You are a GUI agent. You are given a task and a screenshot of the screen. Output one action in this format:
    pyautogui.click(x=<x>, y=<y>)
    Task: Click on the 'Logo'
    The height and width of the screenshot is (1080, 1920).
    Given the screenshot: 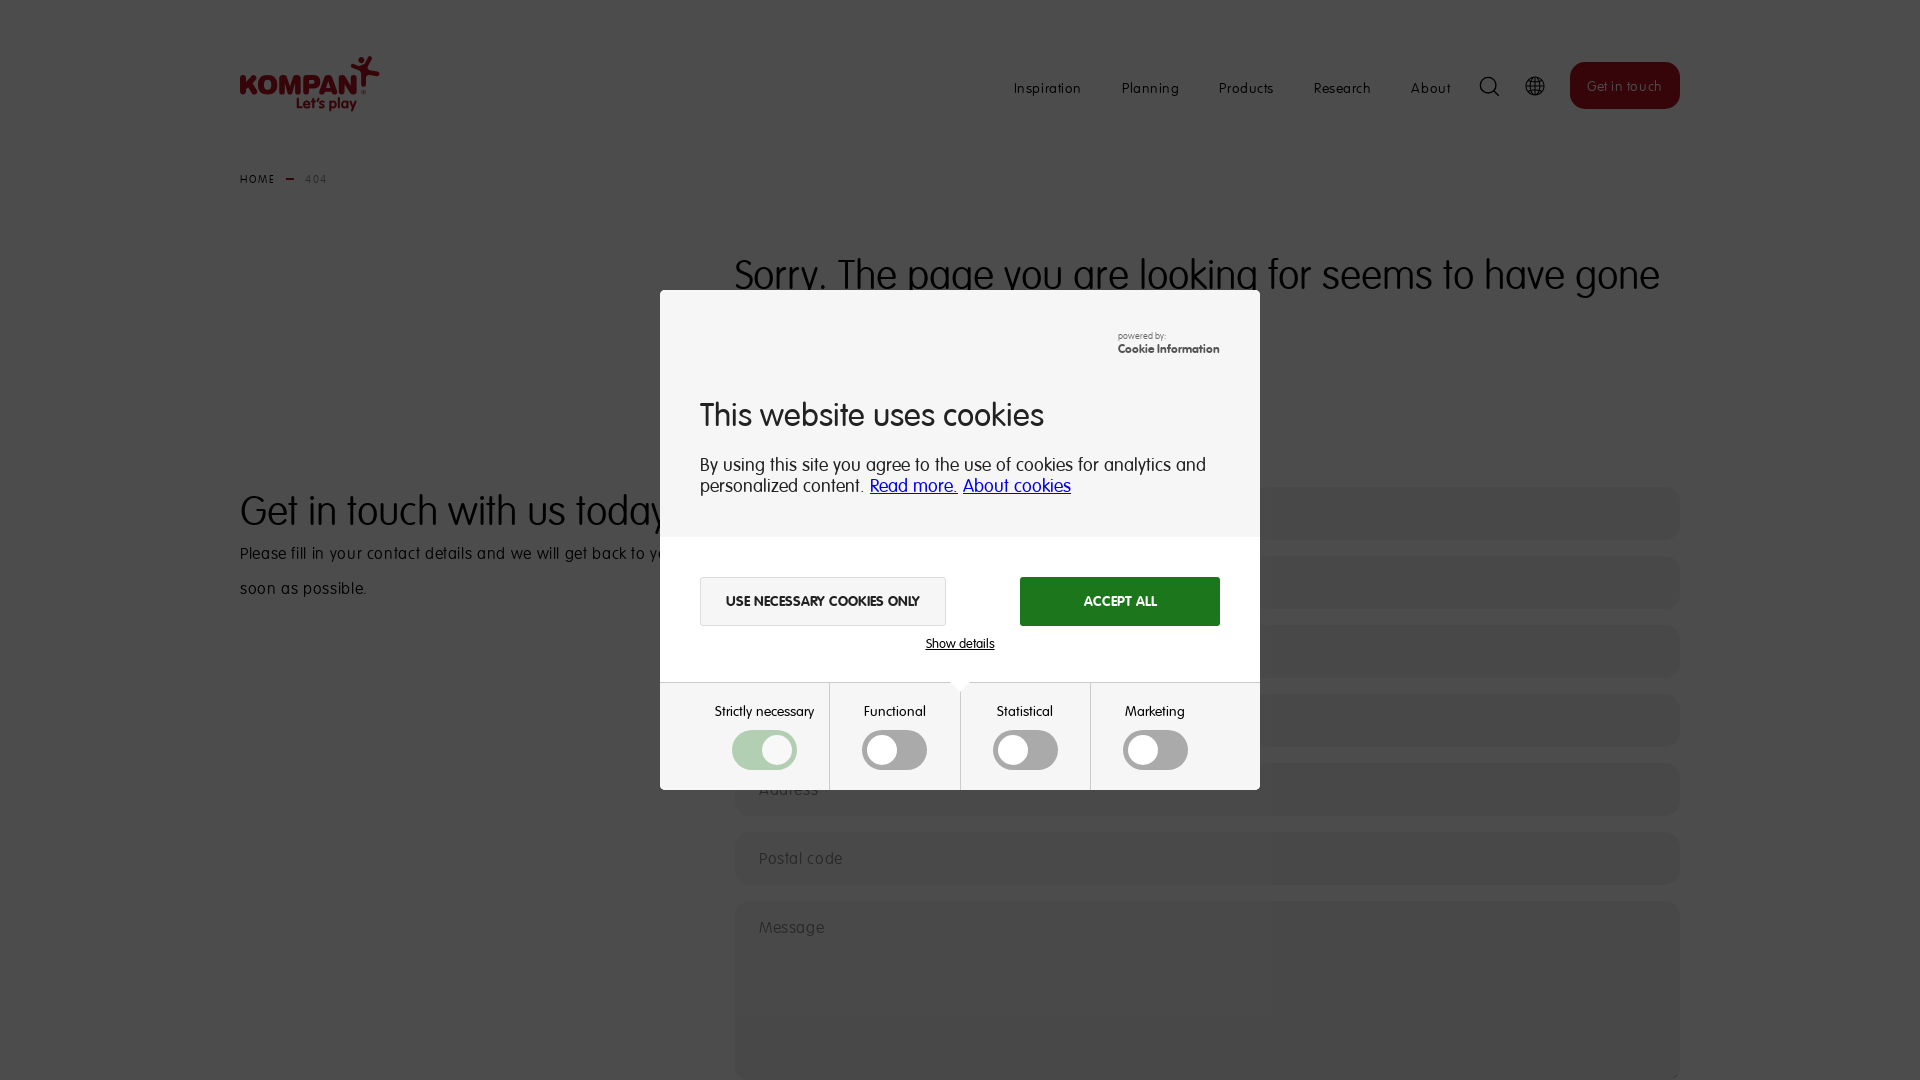 What is the action you would take?
    pyautogui.click(x=301, y=83)
    